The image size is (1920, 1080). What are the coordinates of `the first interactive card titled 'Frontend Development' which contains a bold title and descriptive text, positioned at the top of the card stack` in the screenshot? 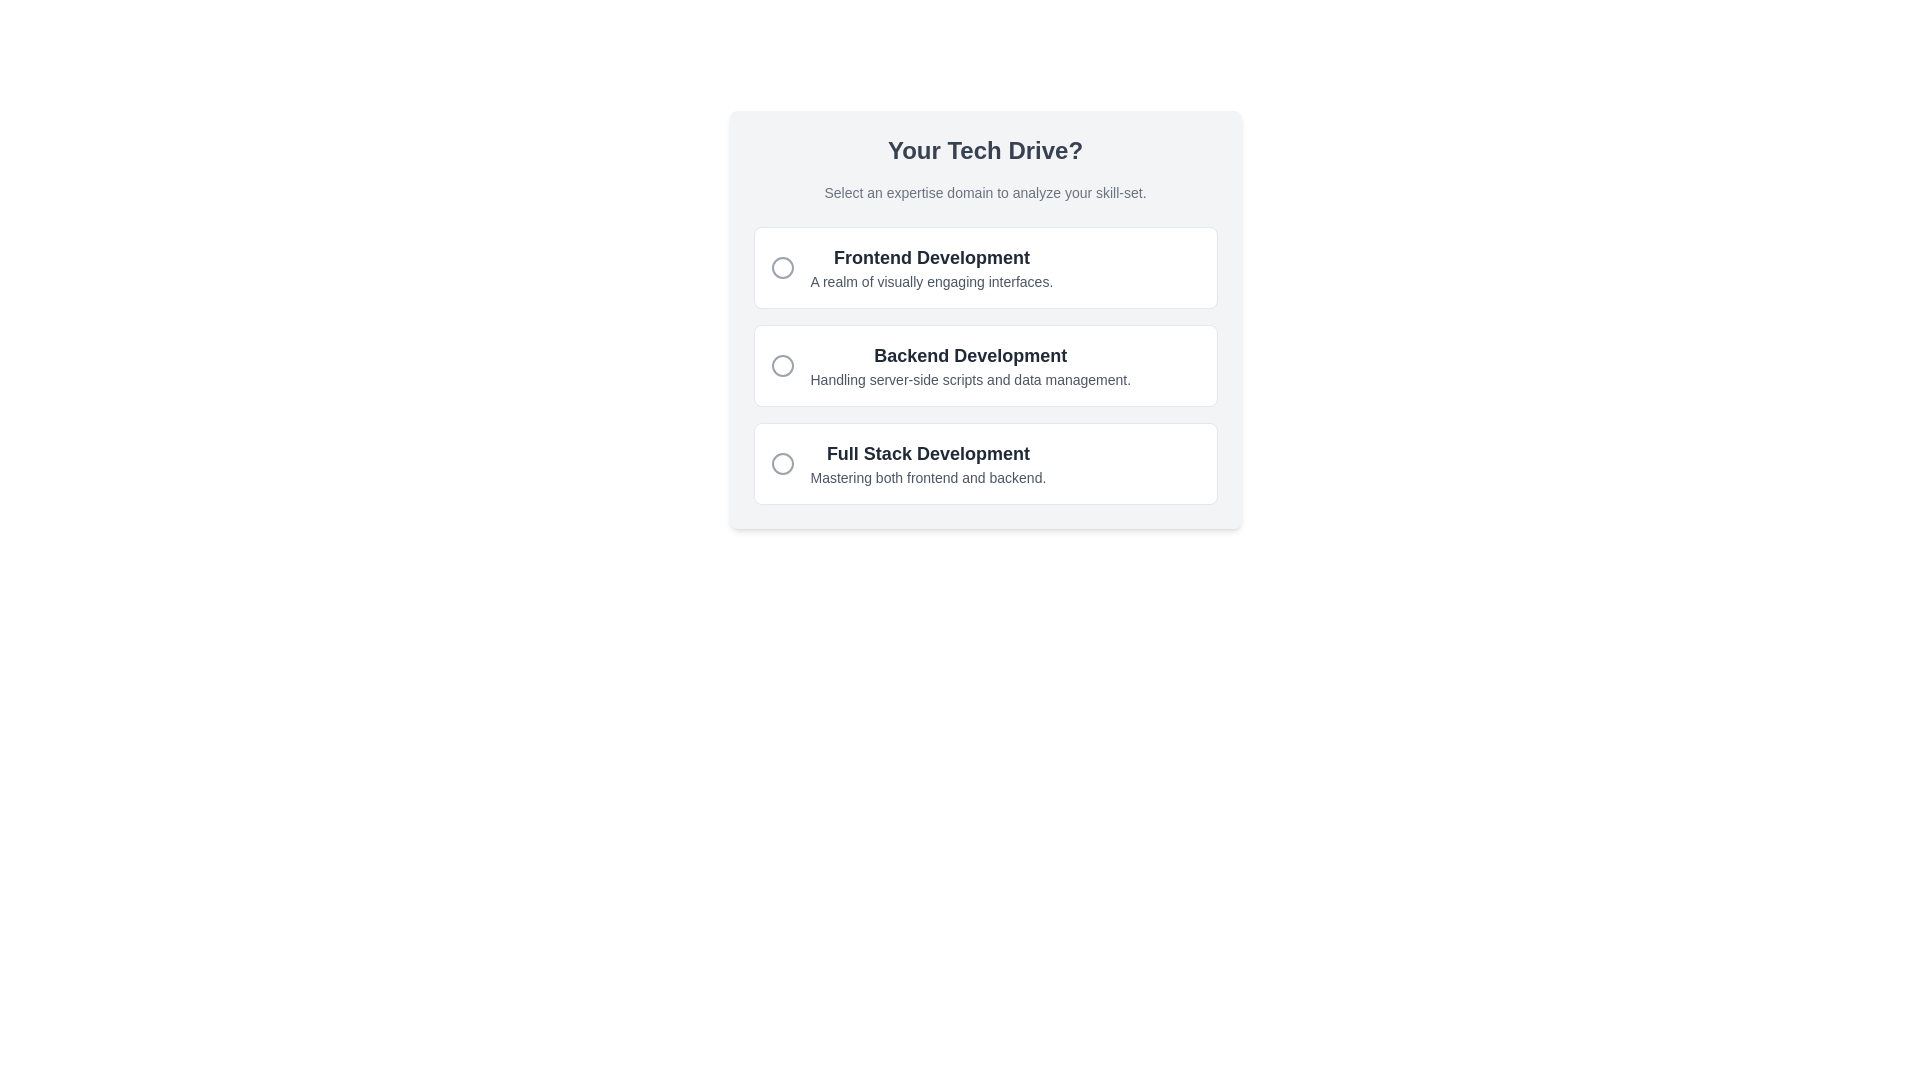 It's located at (985, 266).